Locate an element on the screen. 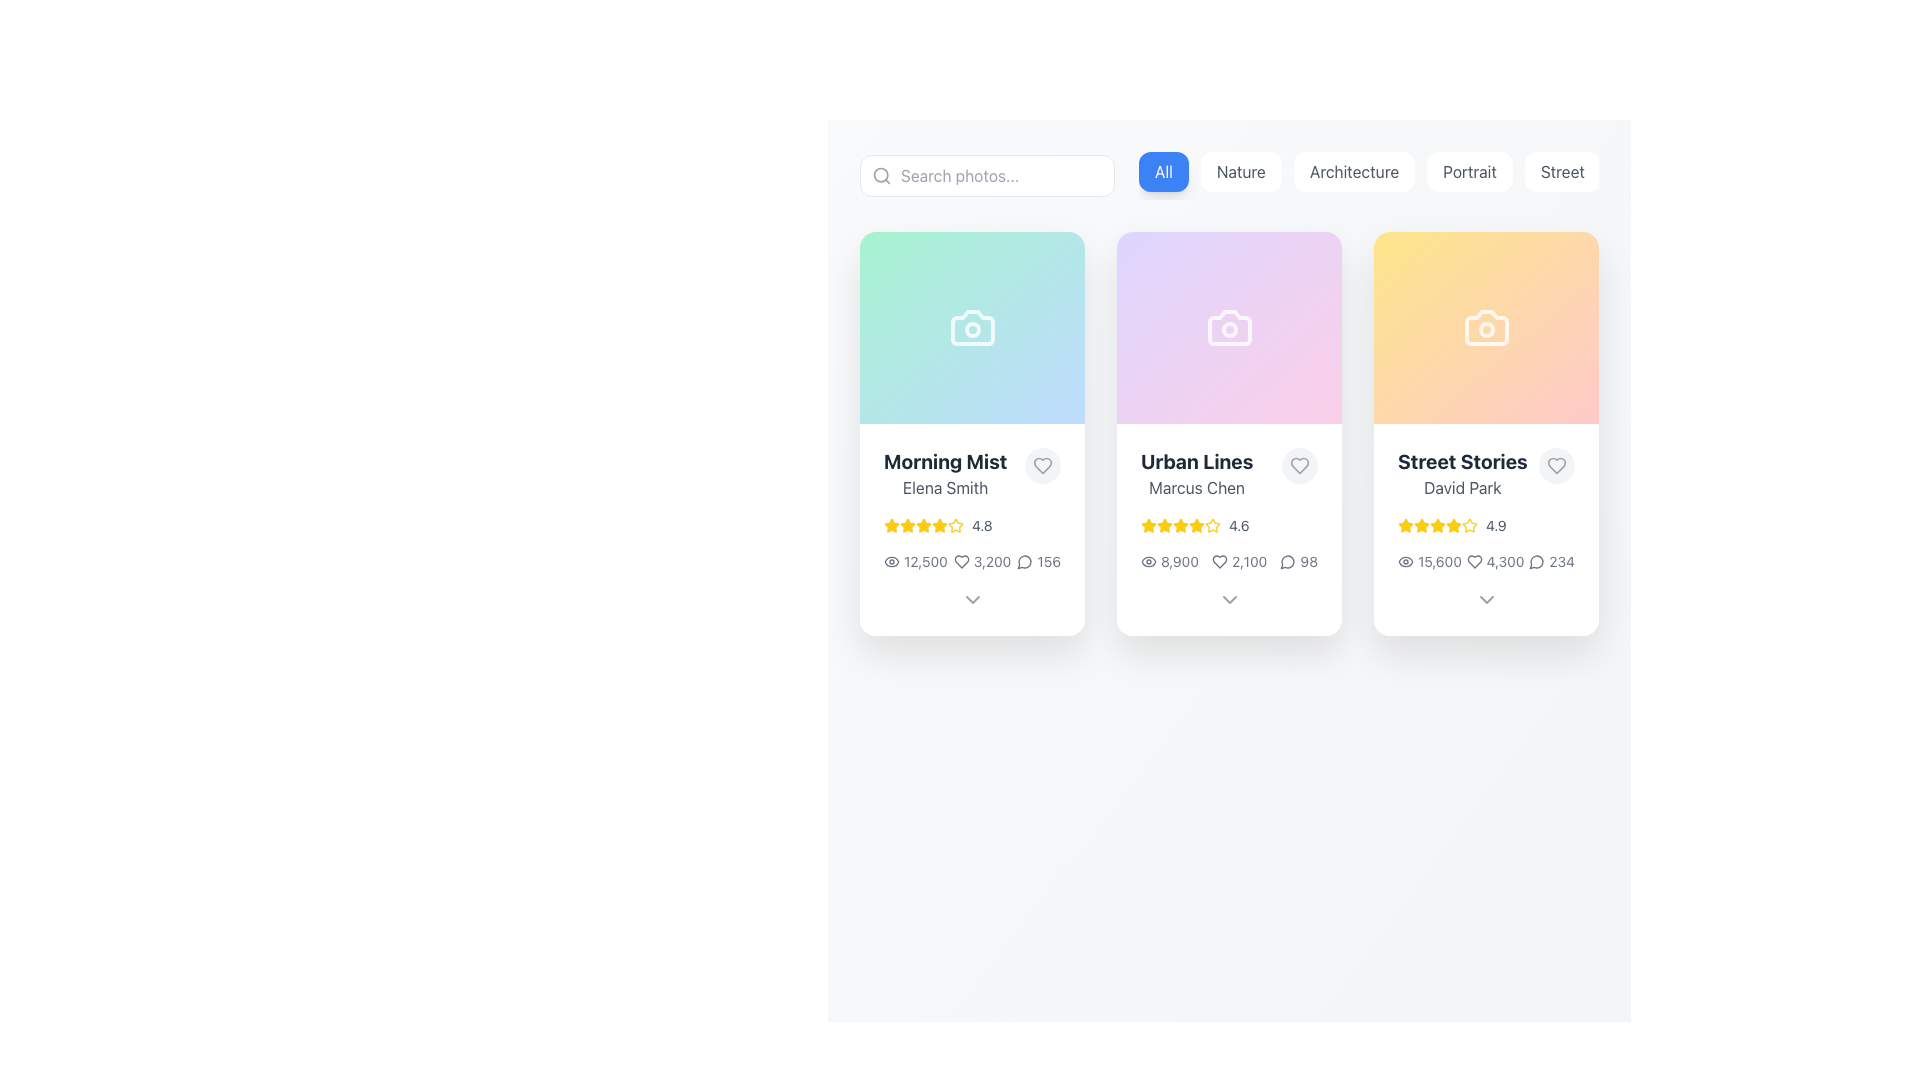  the third star icon in the rating stars for the 'Street Stories' card to interact with the rating function is located at coordinates (1405, 524).